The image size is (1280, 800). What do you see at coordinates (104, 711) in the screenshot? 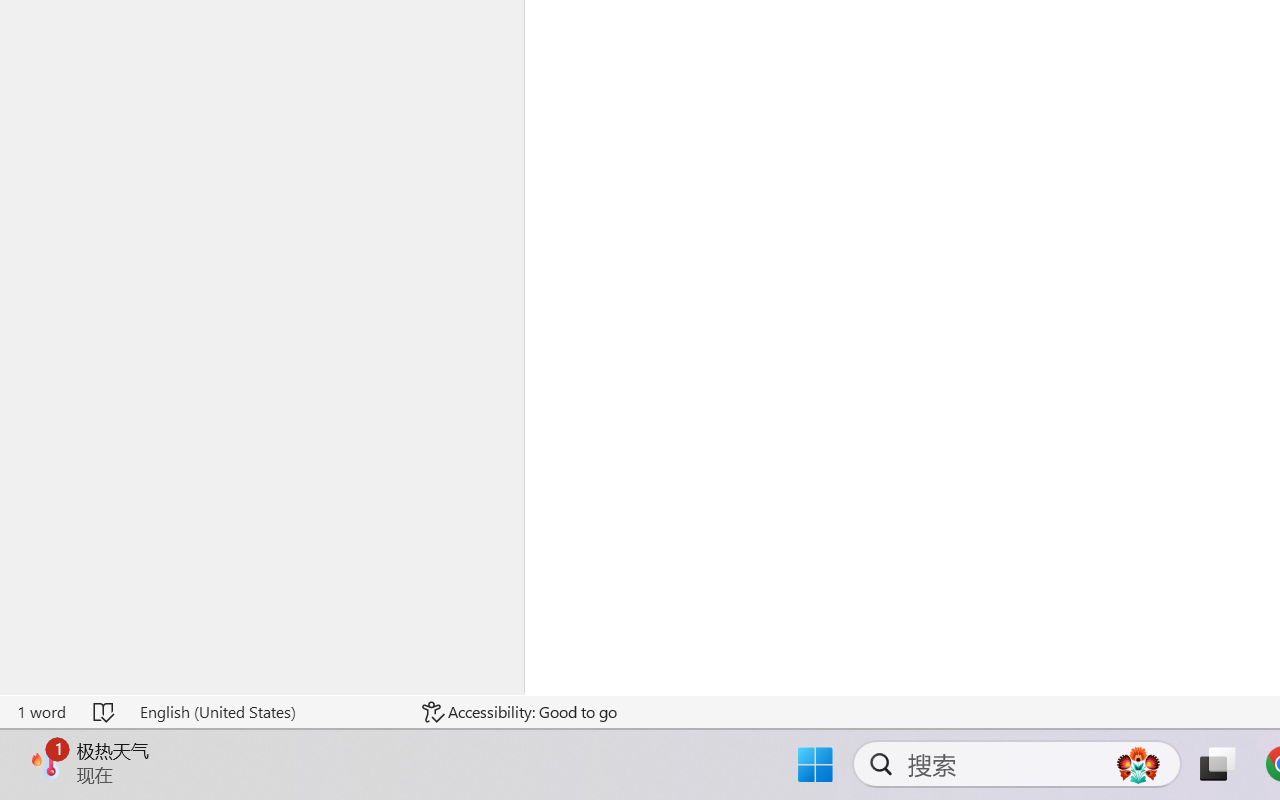
I see `'Spelling and Grammar Check No Errors'` at bounding box center [104, 711].